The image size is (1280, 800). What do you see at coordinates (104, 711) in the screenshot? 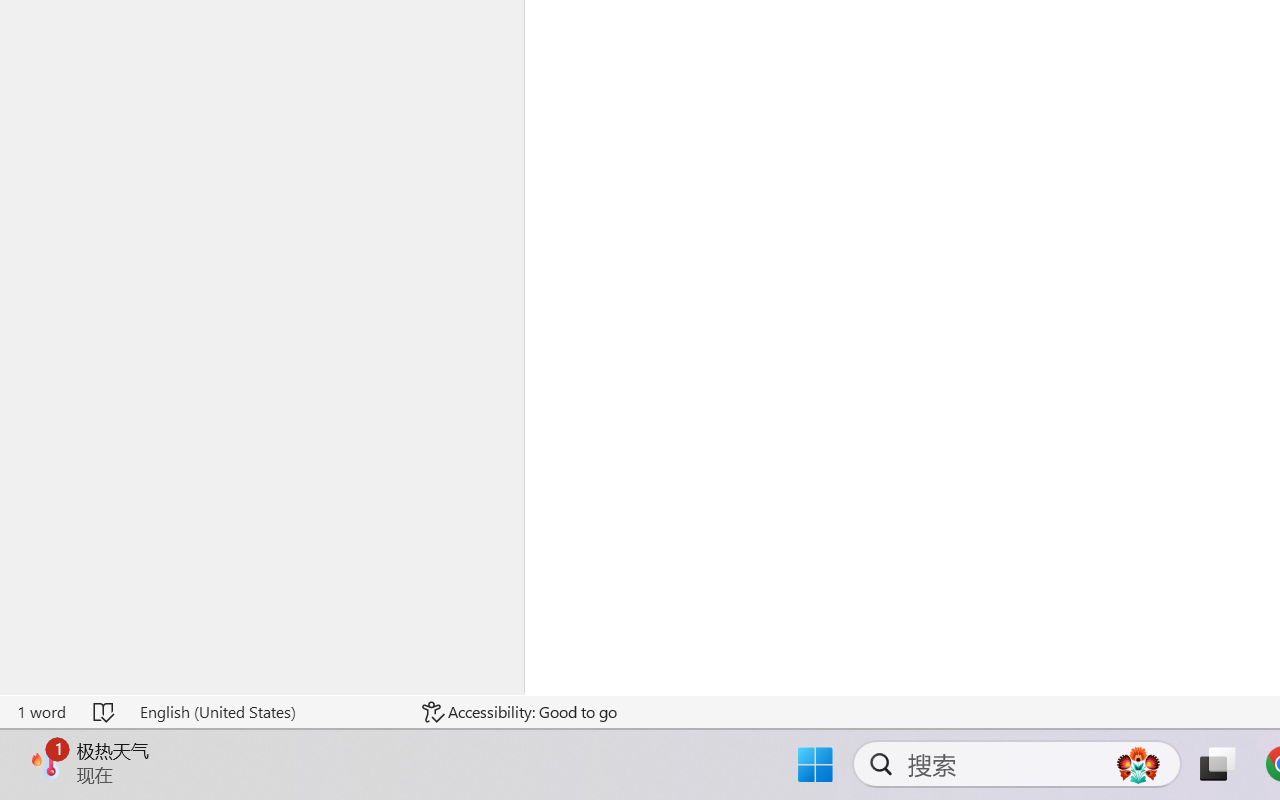
I see `'Spelling and Grammar Check No Errors'` at bounding box center [104, 711].